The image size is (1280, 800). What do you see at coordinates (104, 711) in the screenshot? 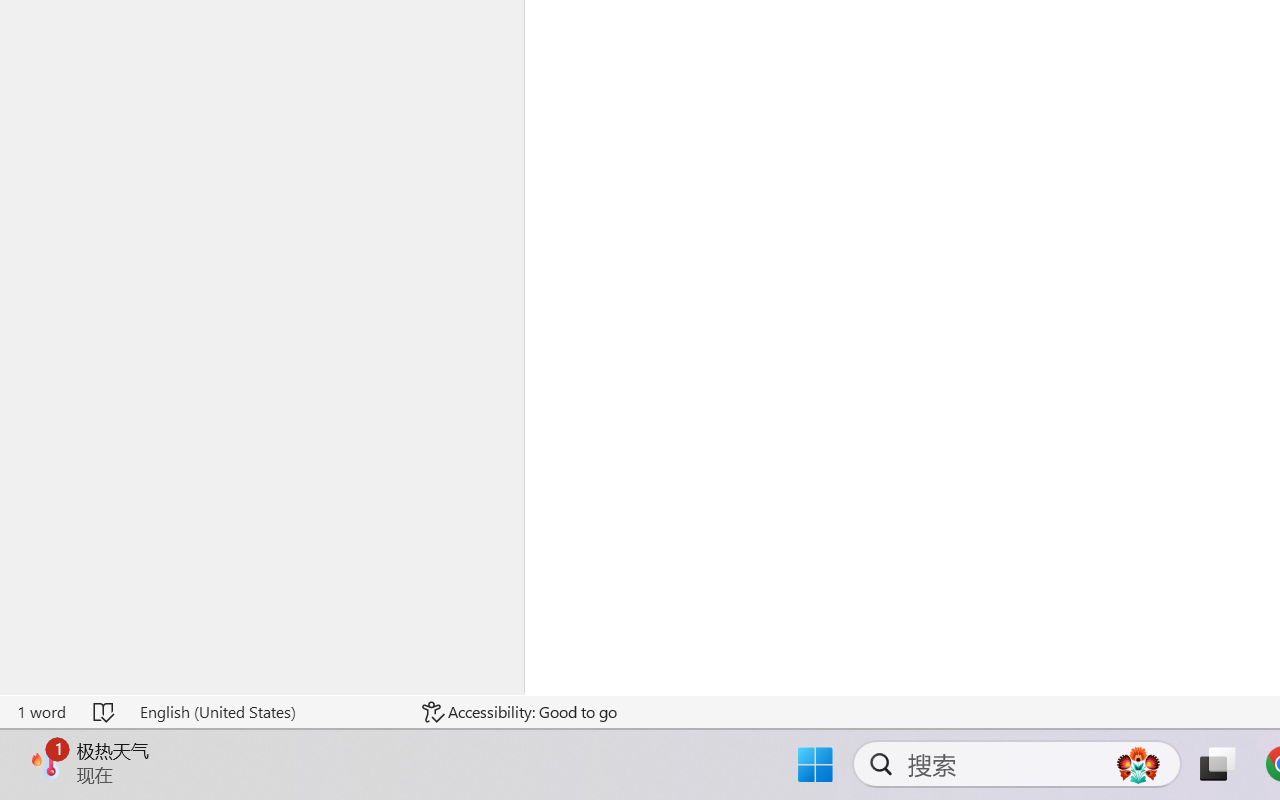
I see `'Spelling and Grammar Check No Errors'` at bounding box center [104, 711].